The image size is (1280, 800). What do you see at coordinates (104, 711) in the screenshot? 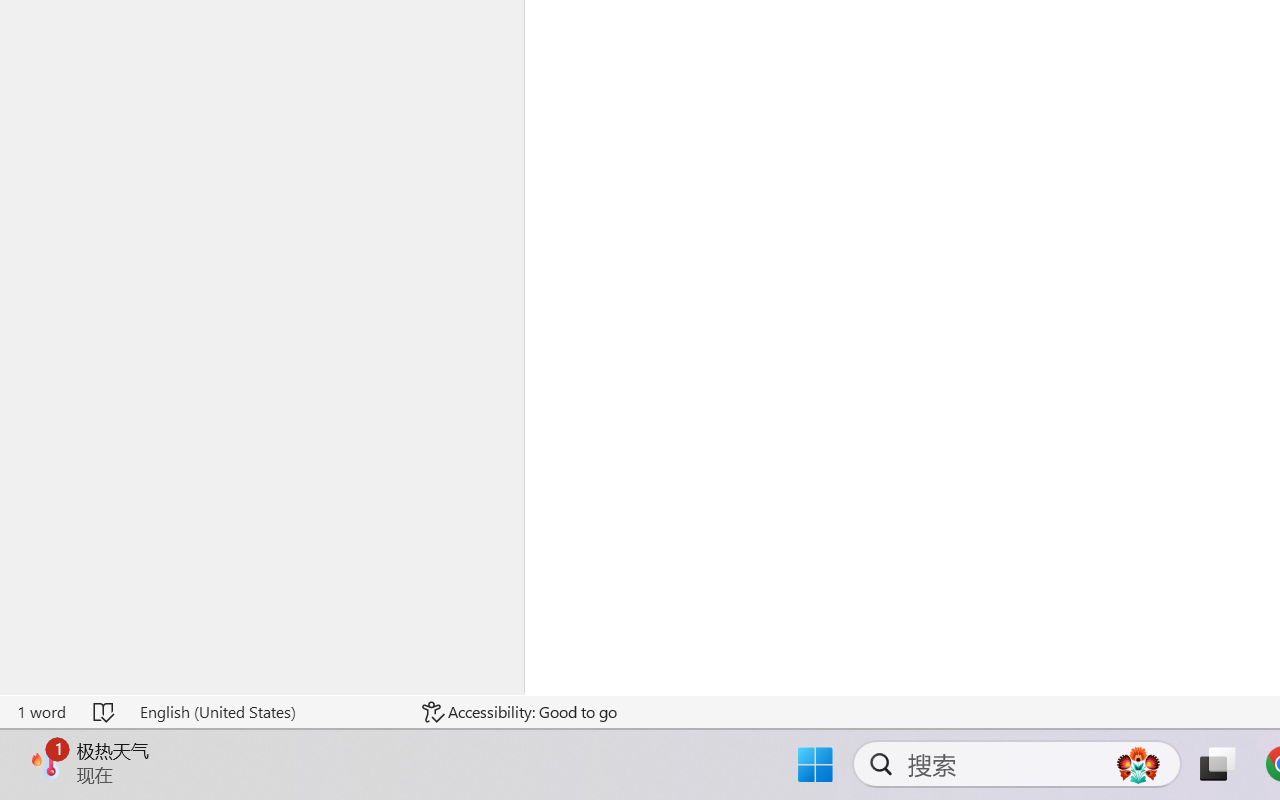
I see `'Spelling and Grammar Check No Errors'` at bounding box center [104, 711].